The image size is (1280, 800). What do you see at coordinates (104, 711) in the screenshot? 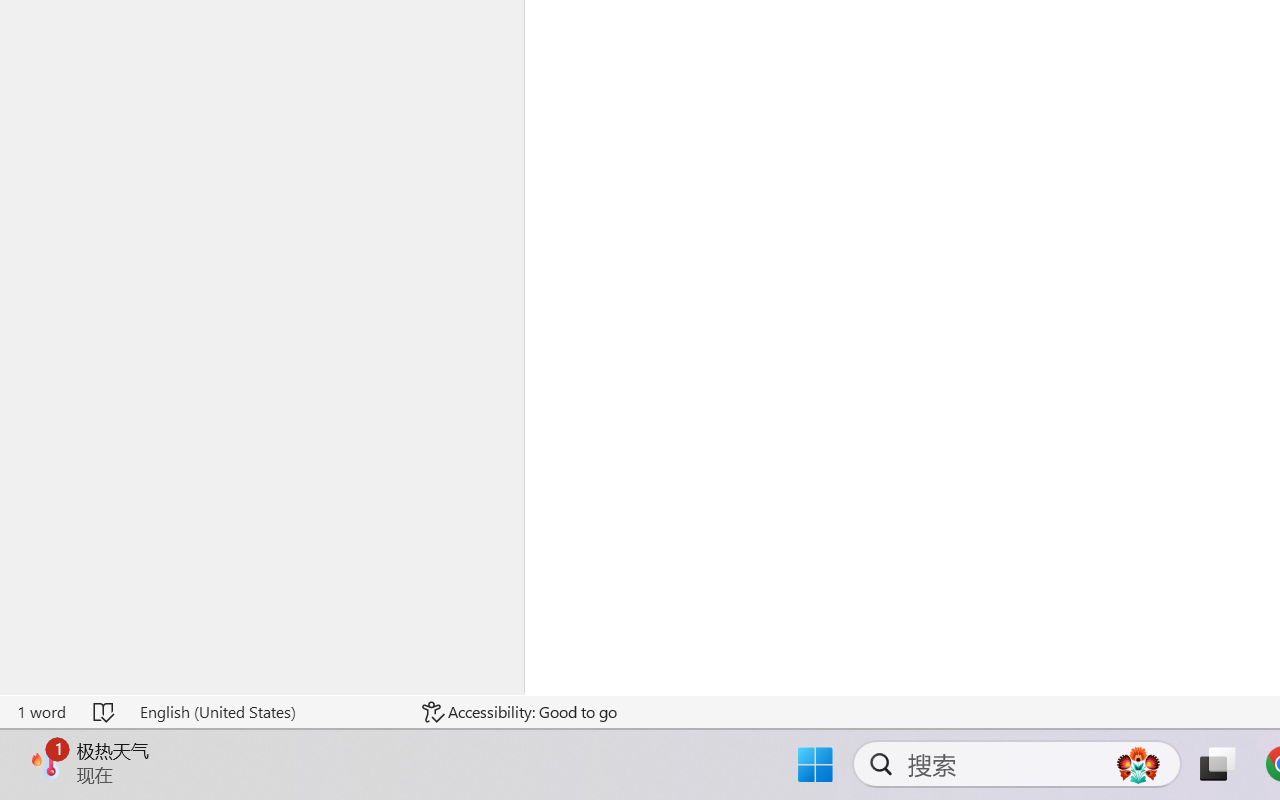
I see `'Spelling and Grammar Check No Errors'` at bounding box center [104, 711].